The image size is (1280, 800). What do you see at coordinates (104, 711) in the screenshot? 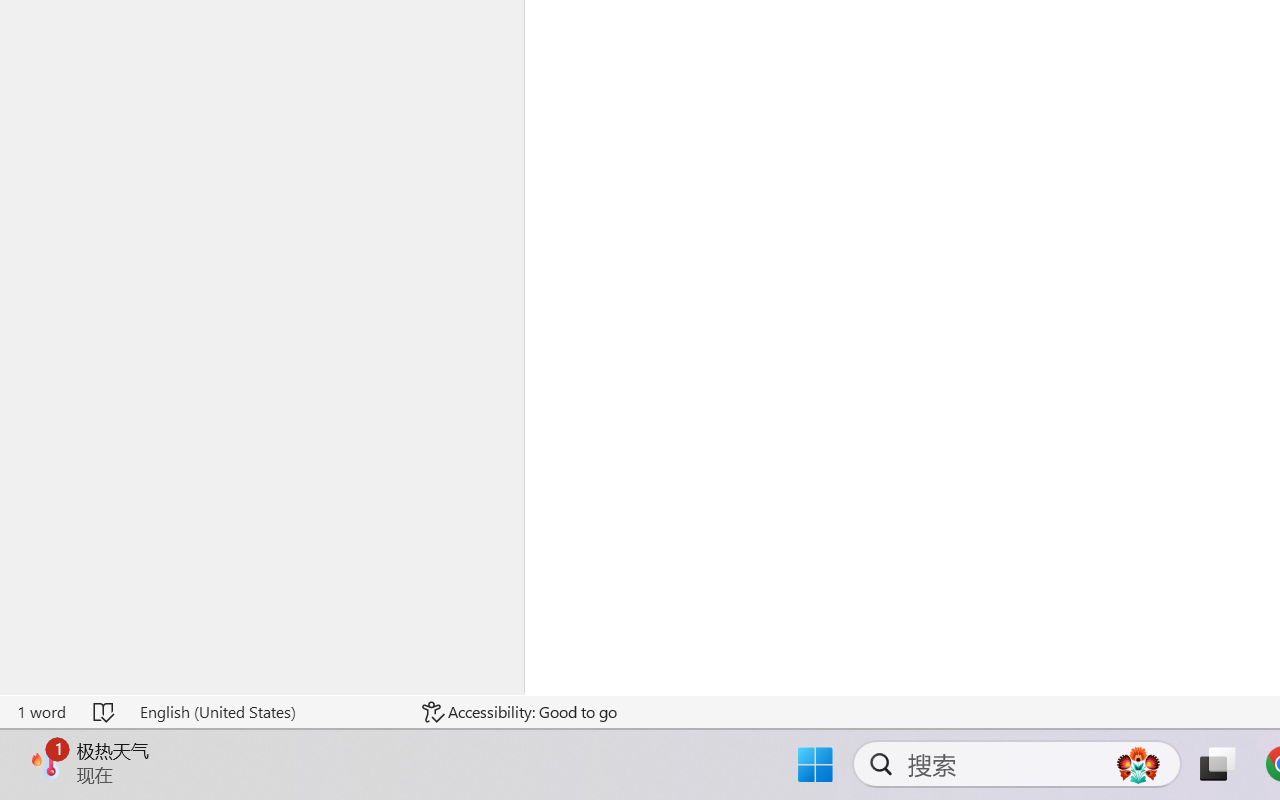
I see `'Spelling and Grammar Check No Errors'` at bounding box center [104, 711].